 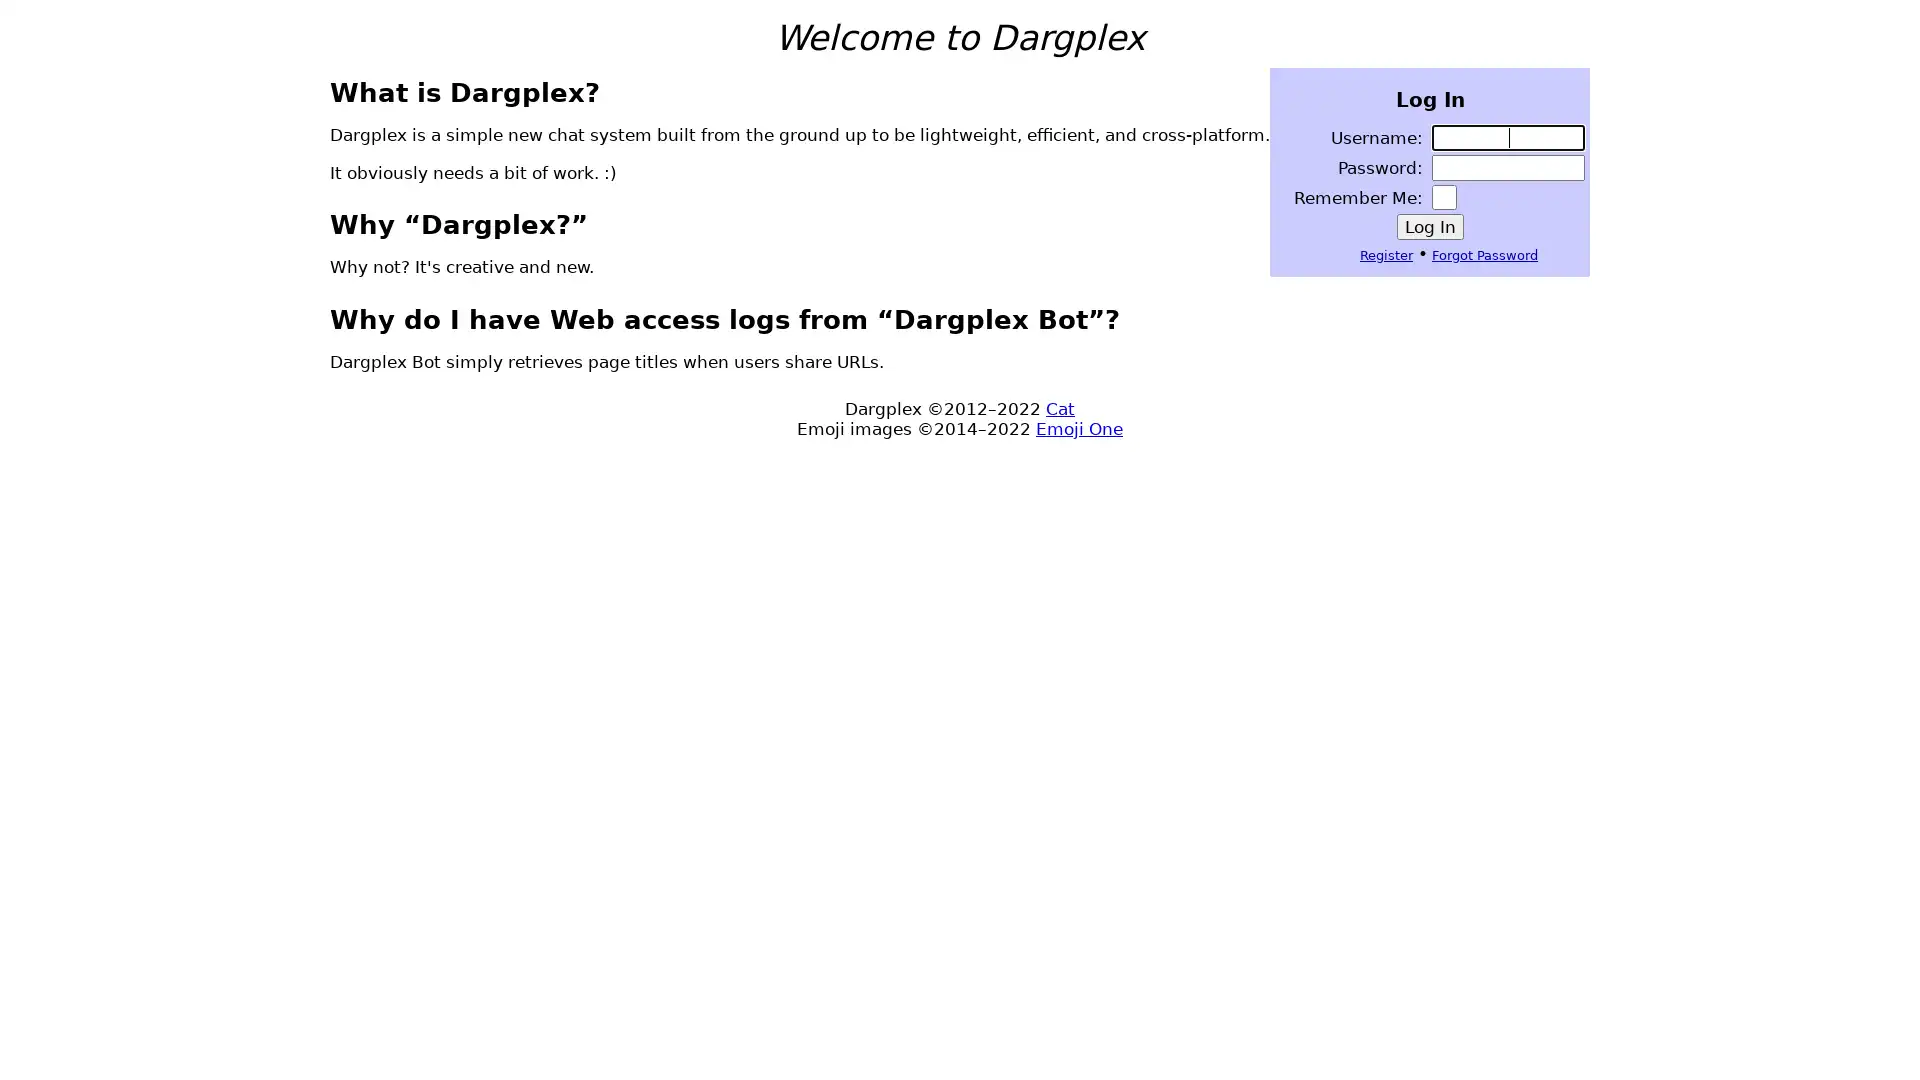 I want to click on Log In, so click(x=1428, y=226).